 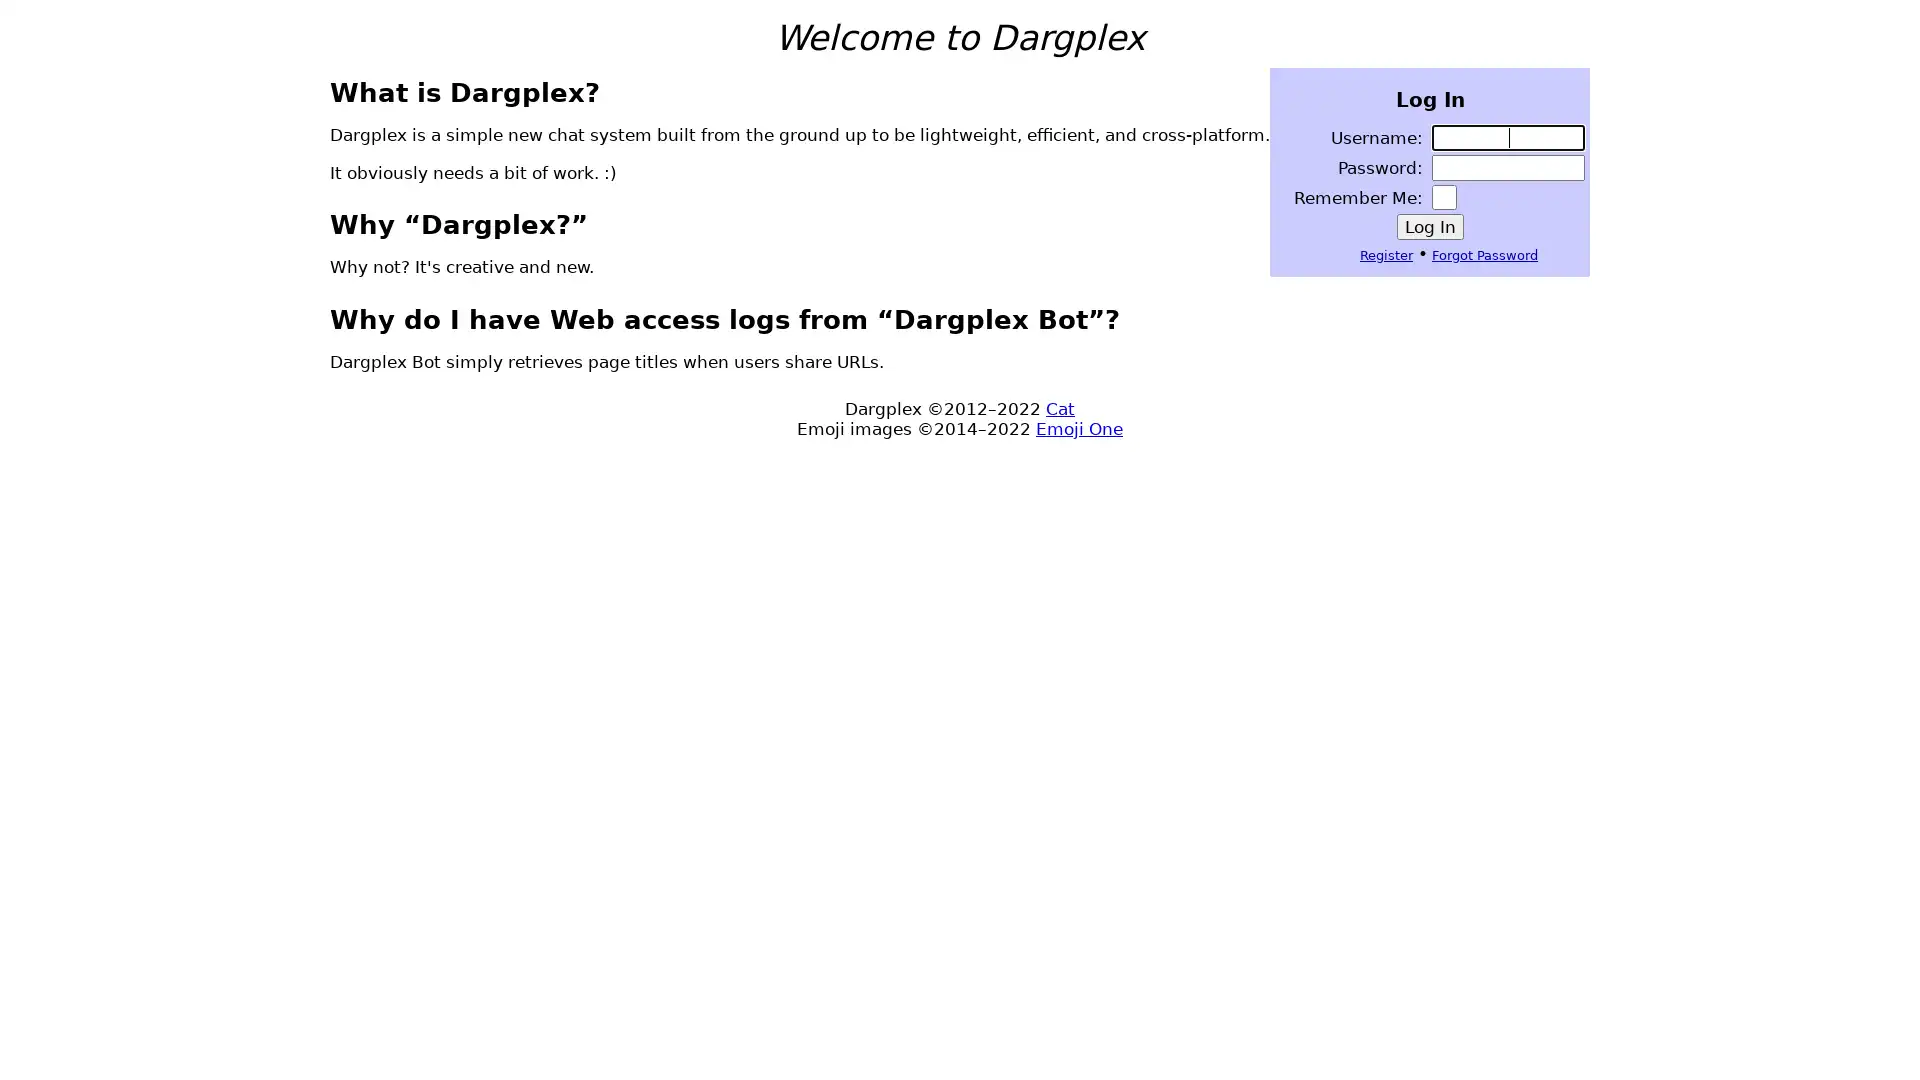 I want to click on Log In, so click(x=1428, y=226).